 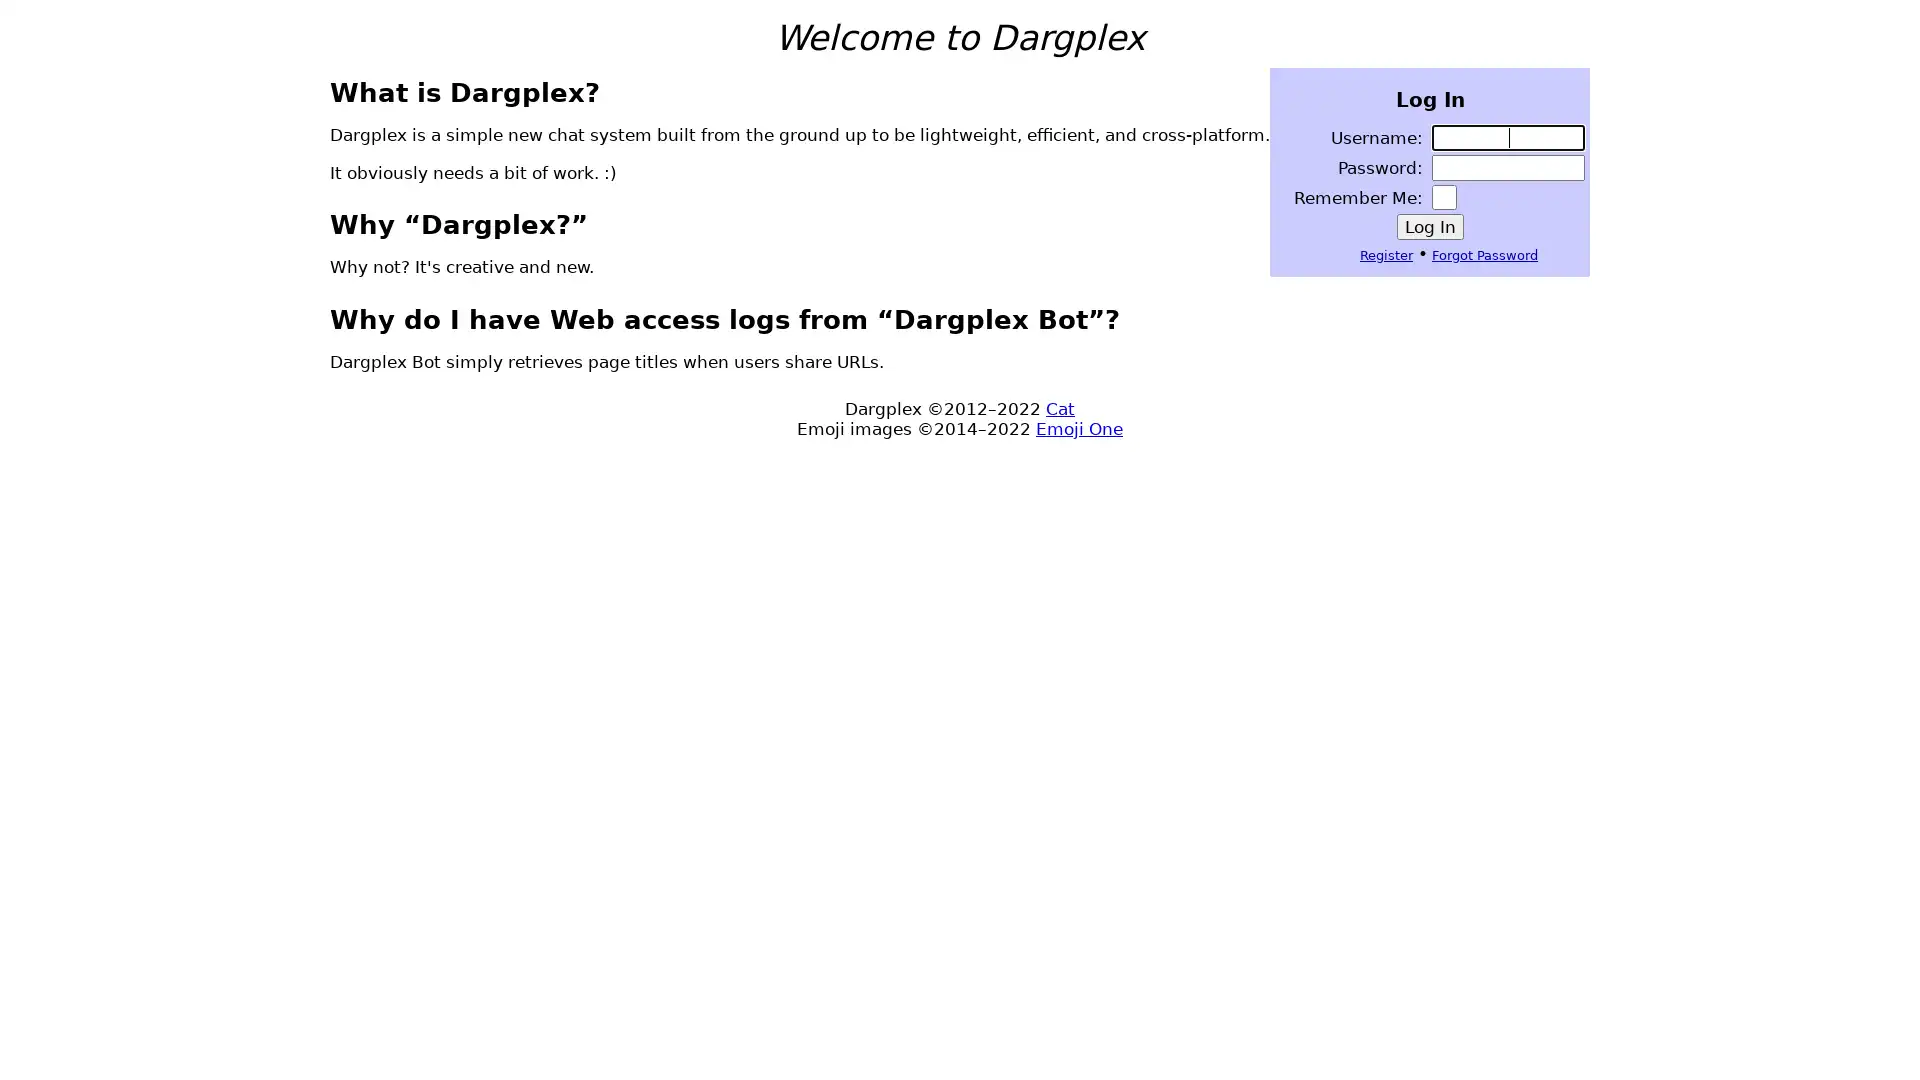 I want to click on Log In, so click(x=1428, y=226).